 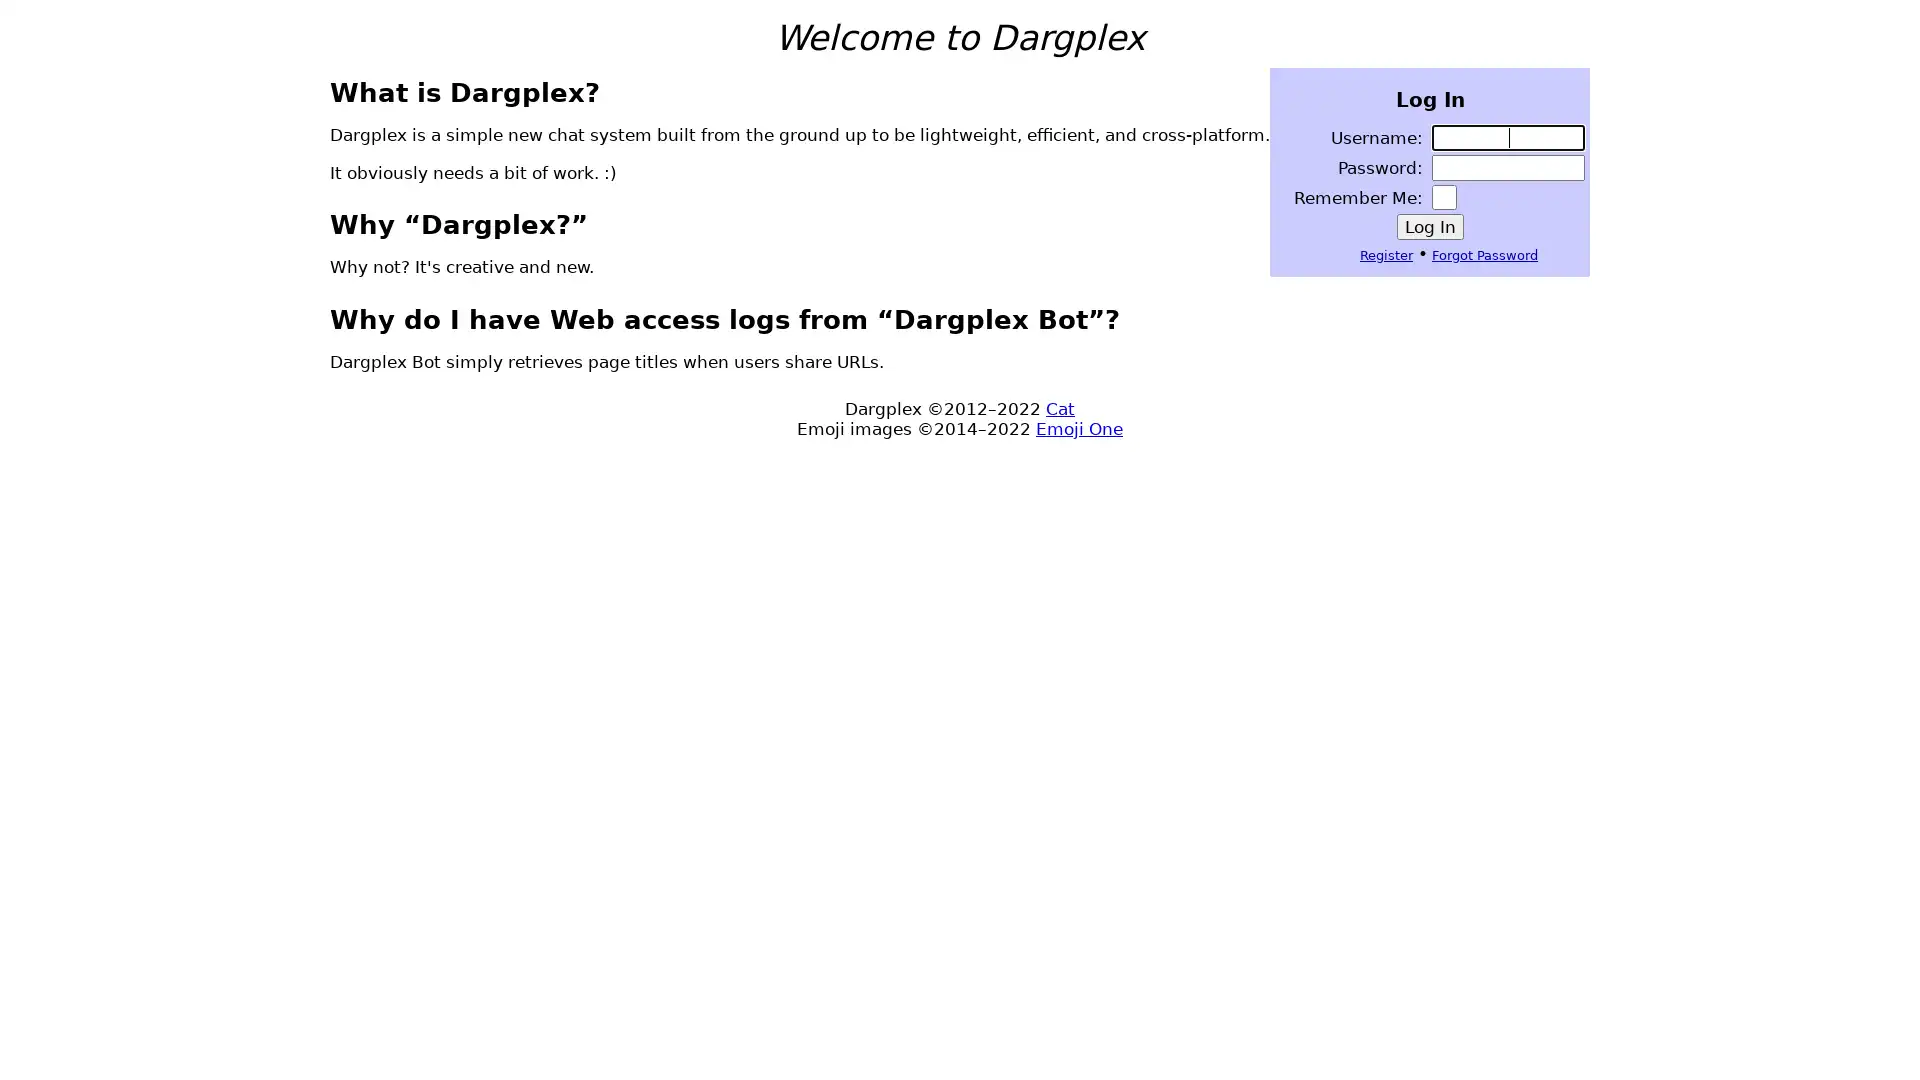 I want to click on Log In, so click(x=1428, y=226).